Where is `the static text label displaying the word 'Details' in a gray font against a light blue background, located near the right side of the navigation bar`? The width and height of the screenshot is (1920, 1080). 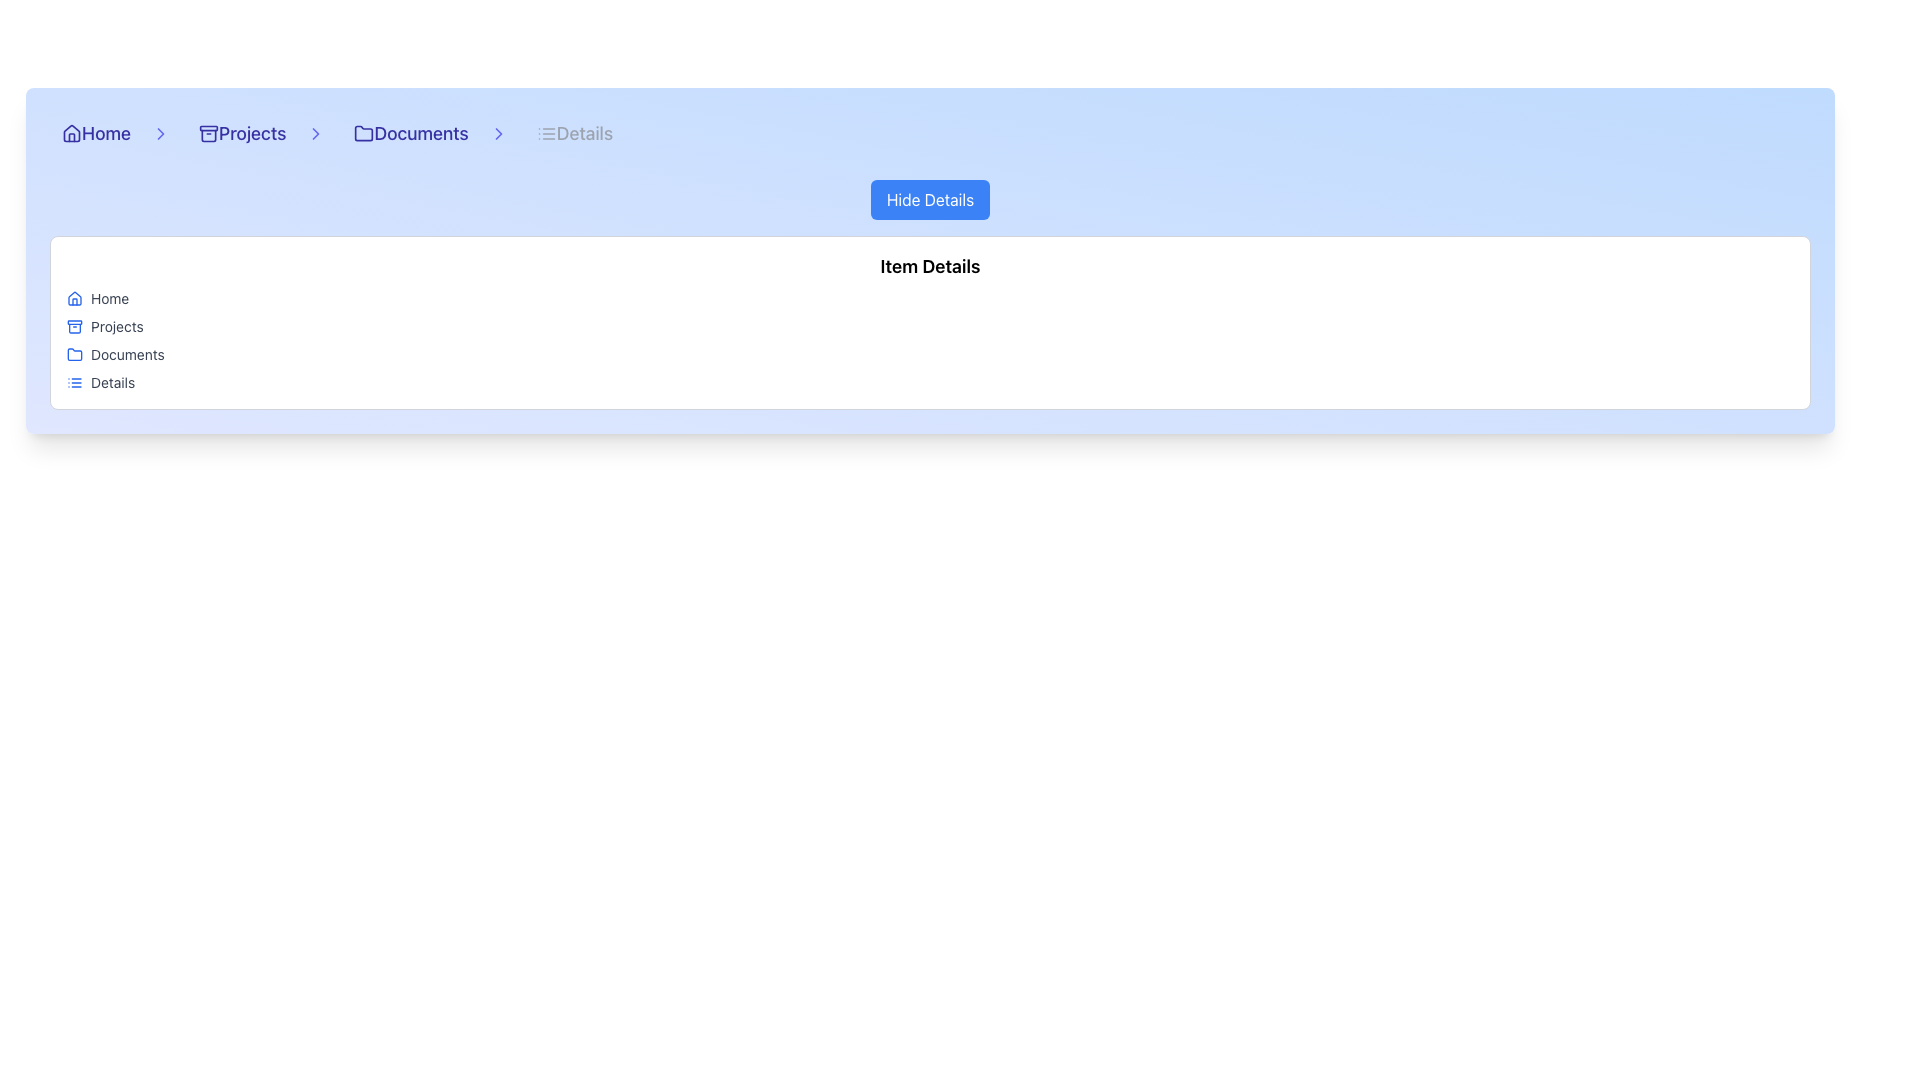 the static text label displaying the word 'Details' in a gray font against a light blue background, located near the right side of the navigation bar is located at coordinates (583, 134).